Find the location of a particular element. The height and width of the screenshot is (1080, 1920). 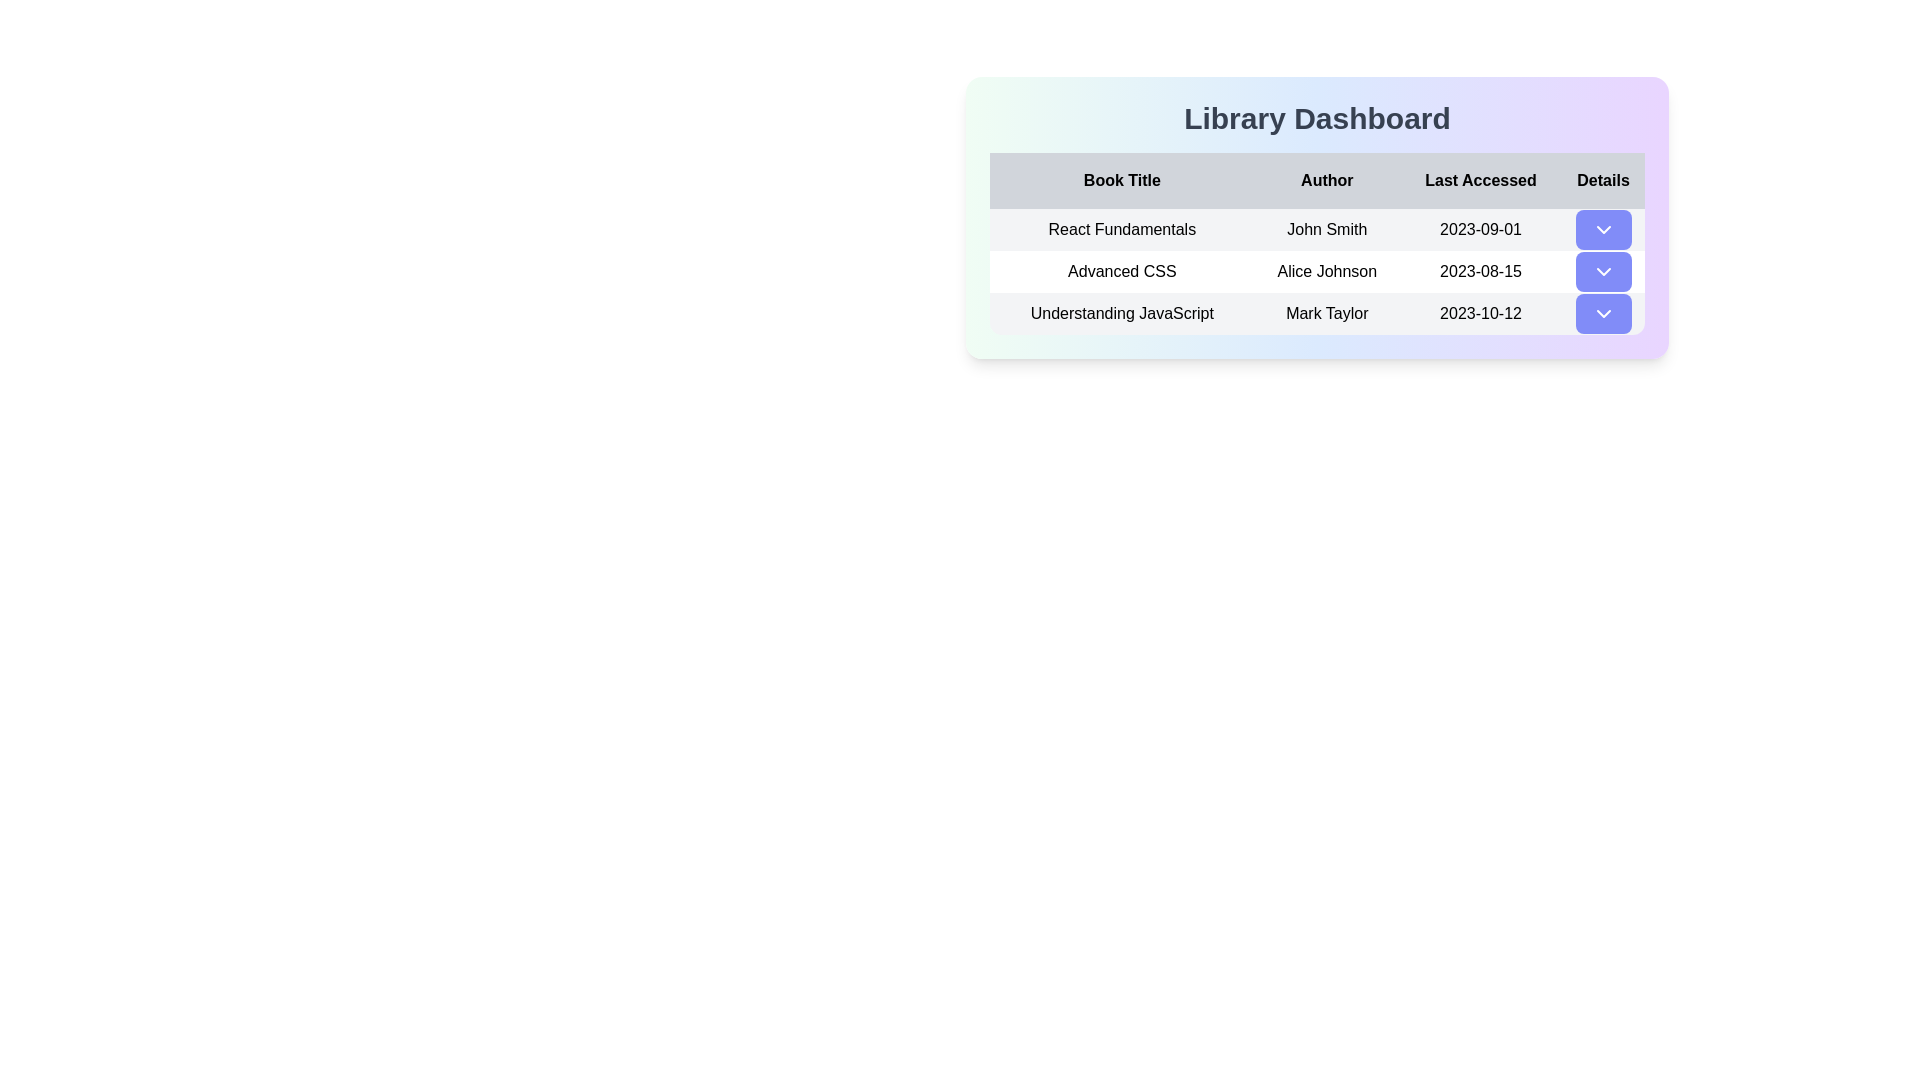

the table header label displaying 'Last Accessed', which is styled with a bold font and is positioned in the third column of the table, between the 'Author' and 'Details' columns is located at coordinates (1481, 181).